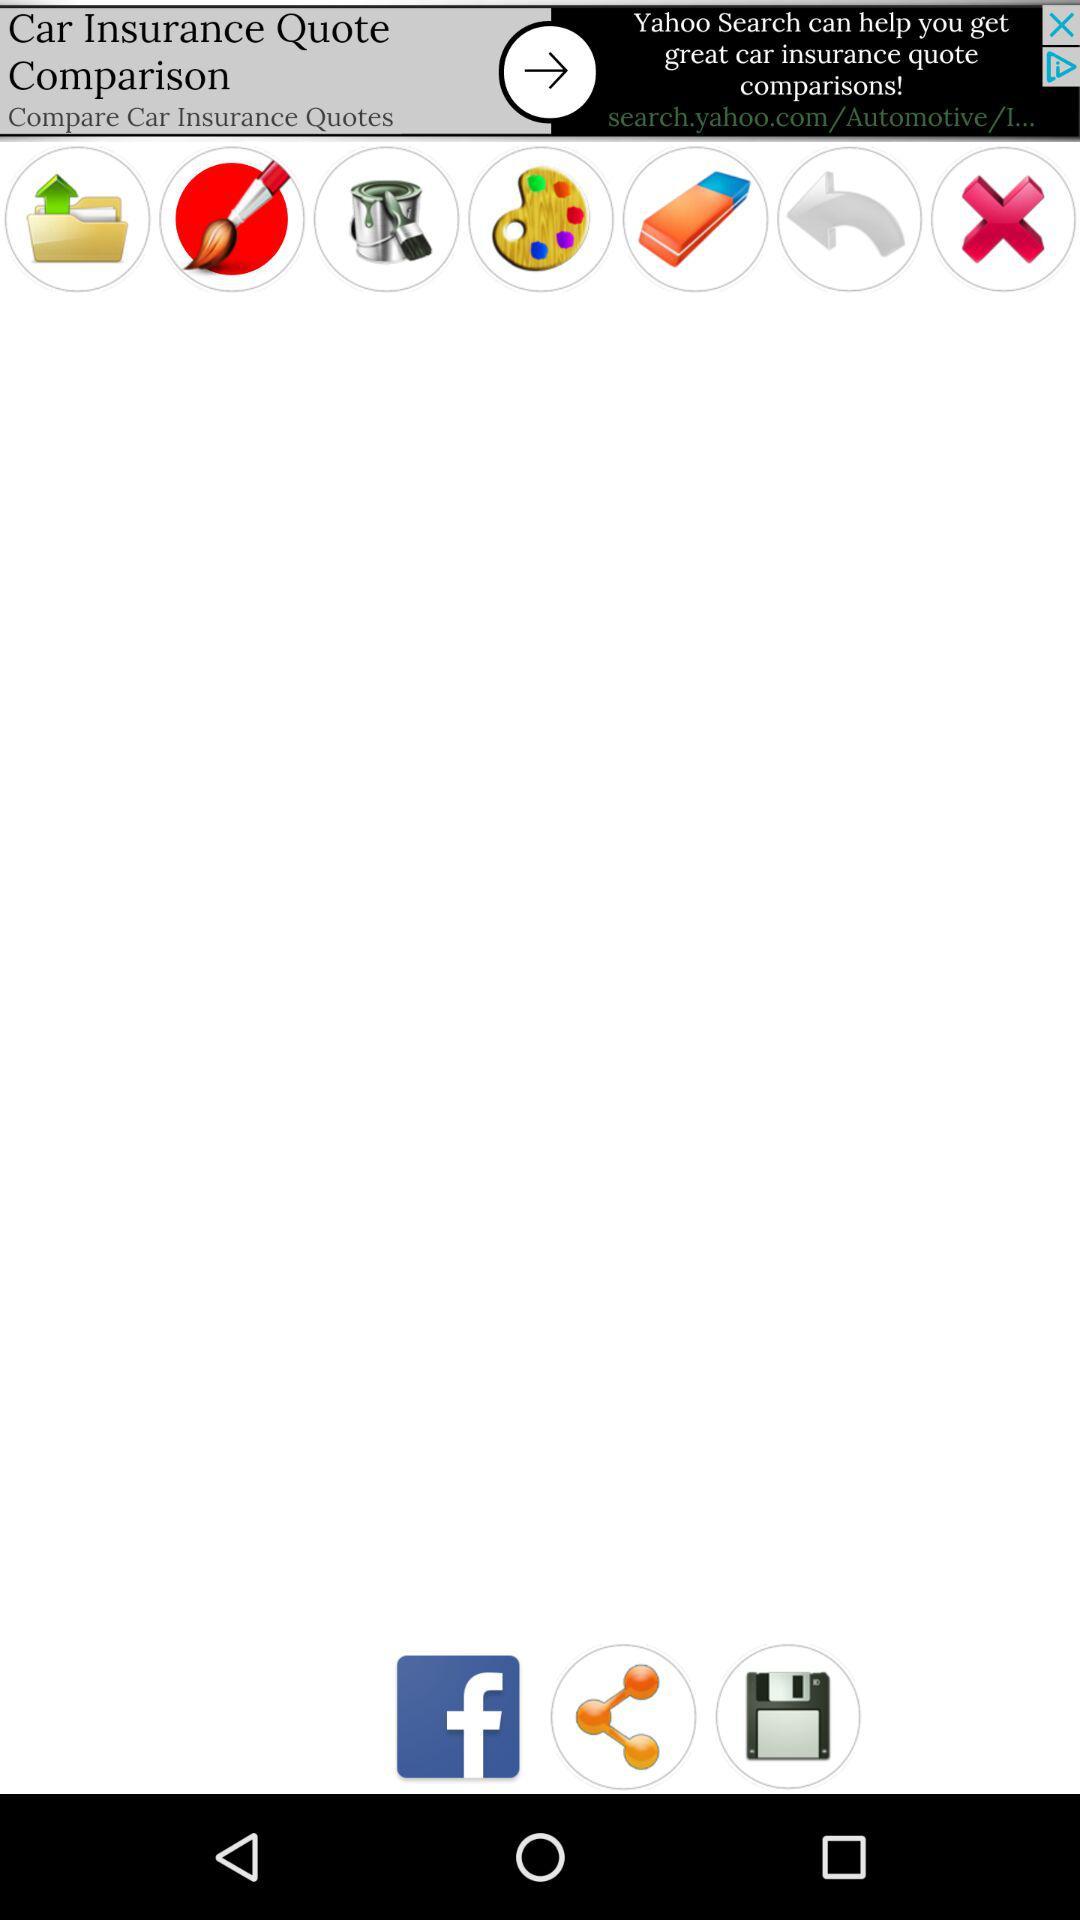 Image resolution: width=1080 pixels, height=1920 pixels. I want to click on click on folder, so click(76, 219).